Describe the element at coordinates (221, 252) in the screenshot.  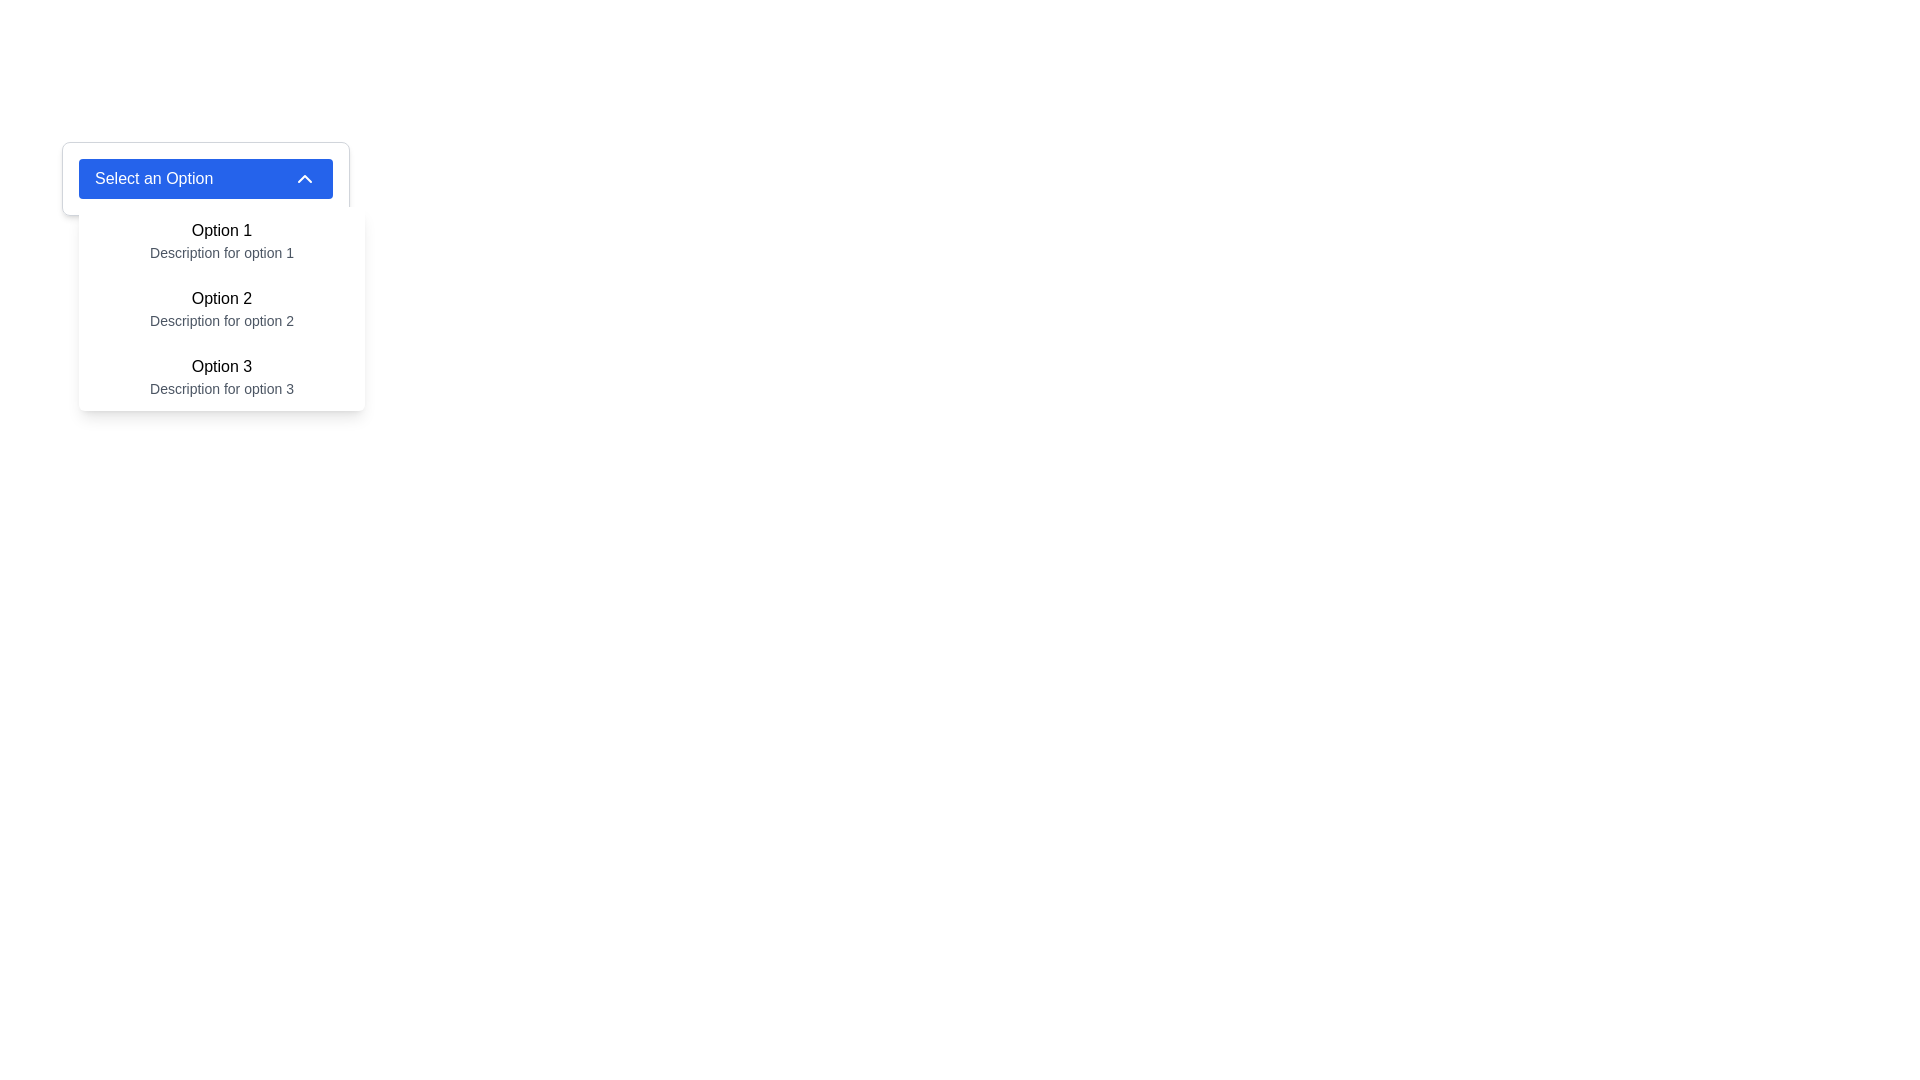
I see `the text label displaying 'Description for option 1', which is styled with a small font size and gray color, located directly beneath the main label 'Option 1' in the dropdown menu` at that location.